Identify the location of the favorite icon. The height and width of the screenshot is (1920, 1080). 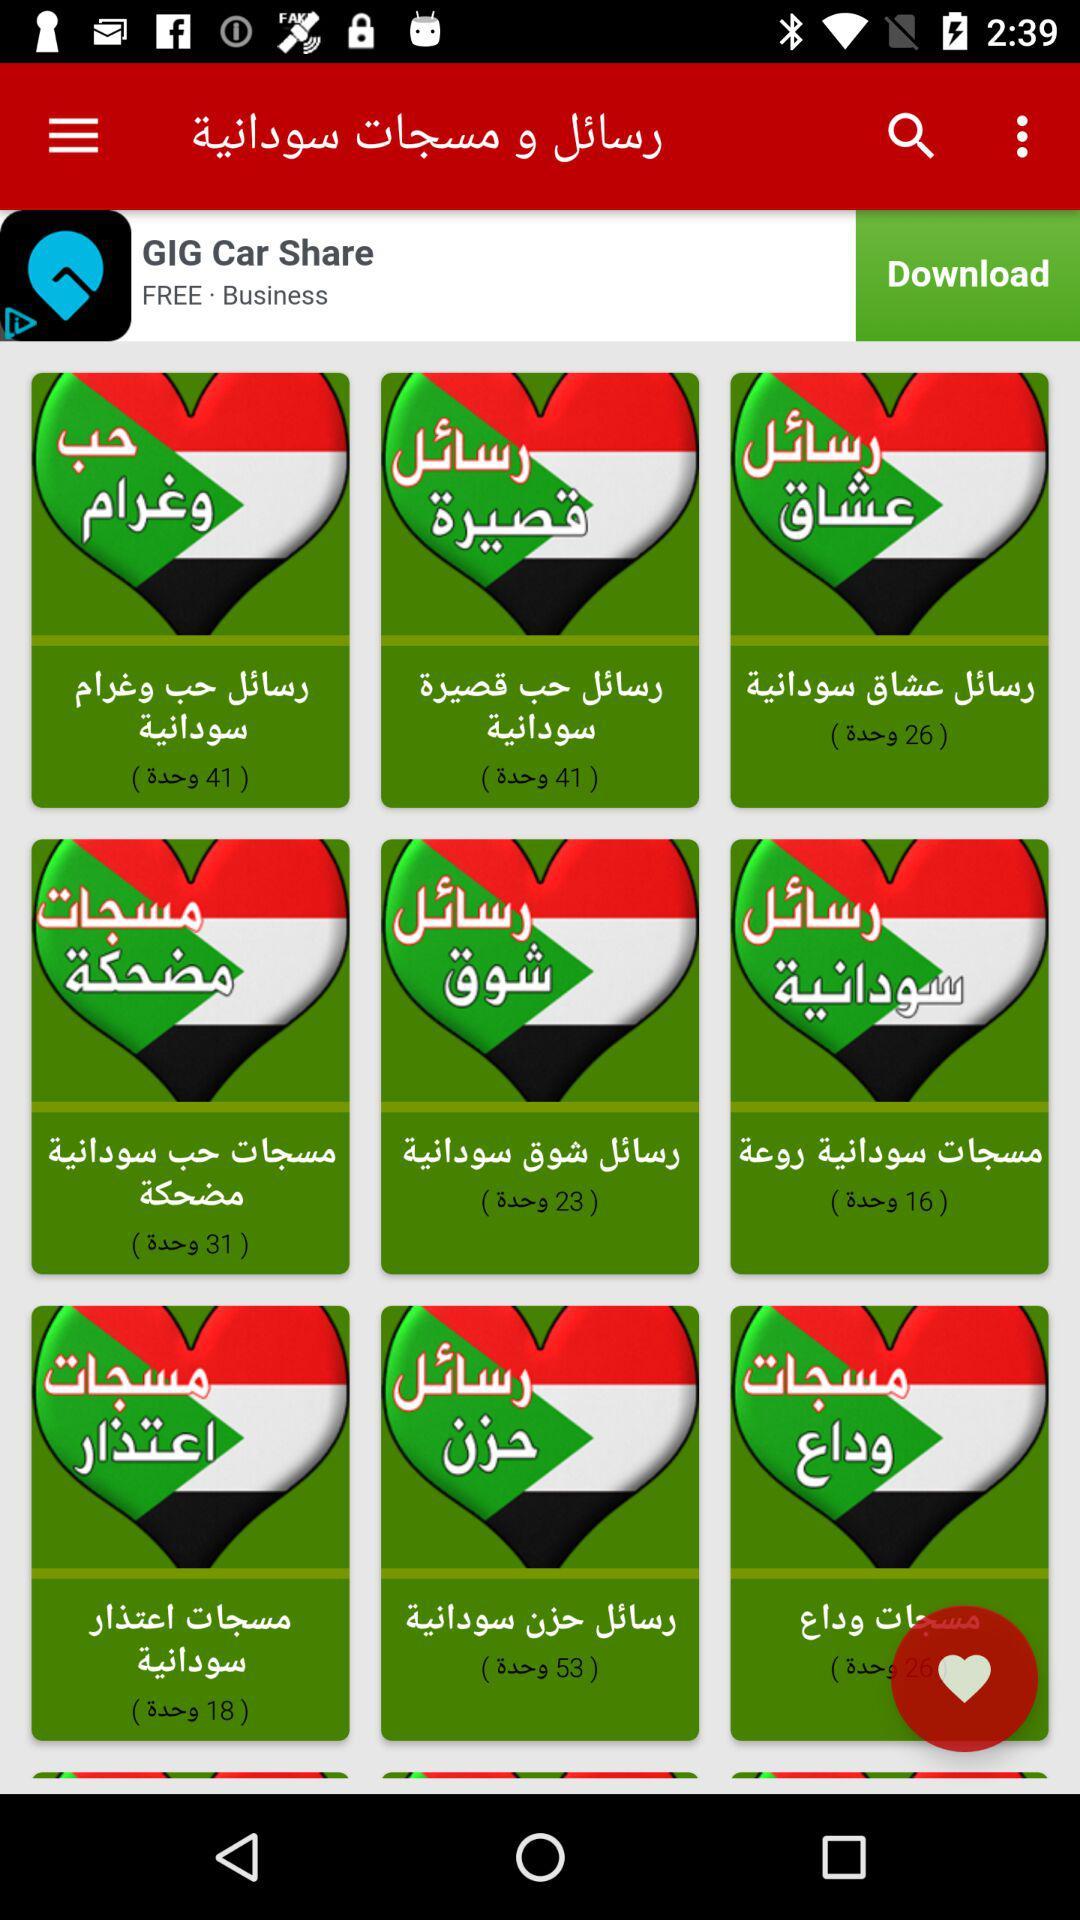
(963, 1678).